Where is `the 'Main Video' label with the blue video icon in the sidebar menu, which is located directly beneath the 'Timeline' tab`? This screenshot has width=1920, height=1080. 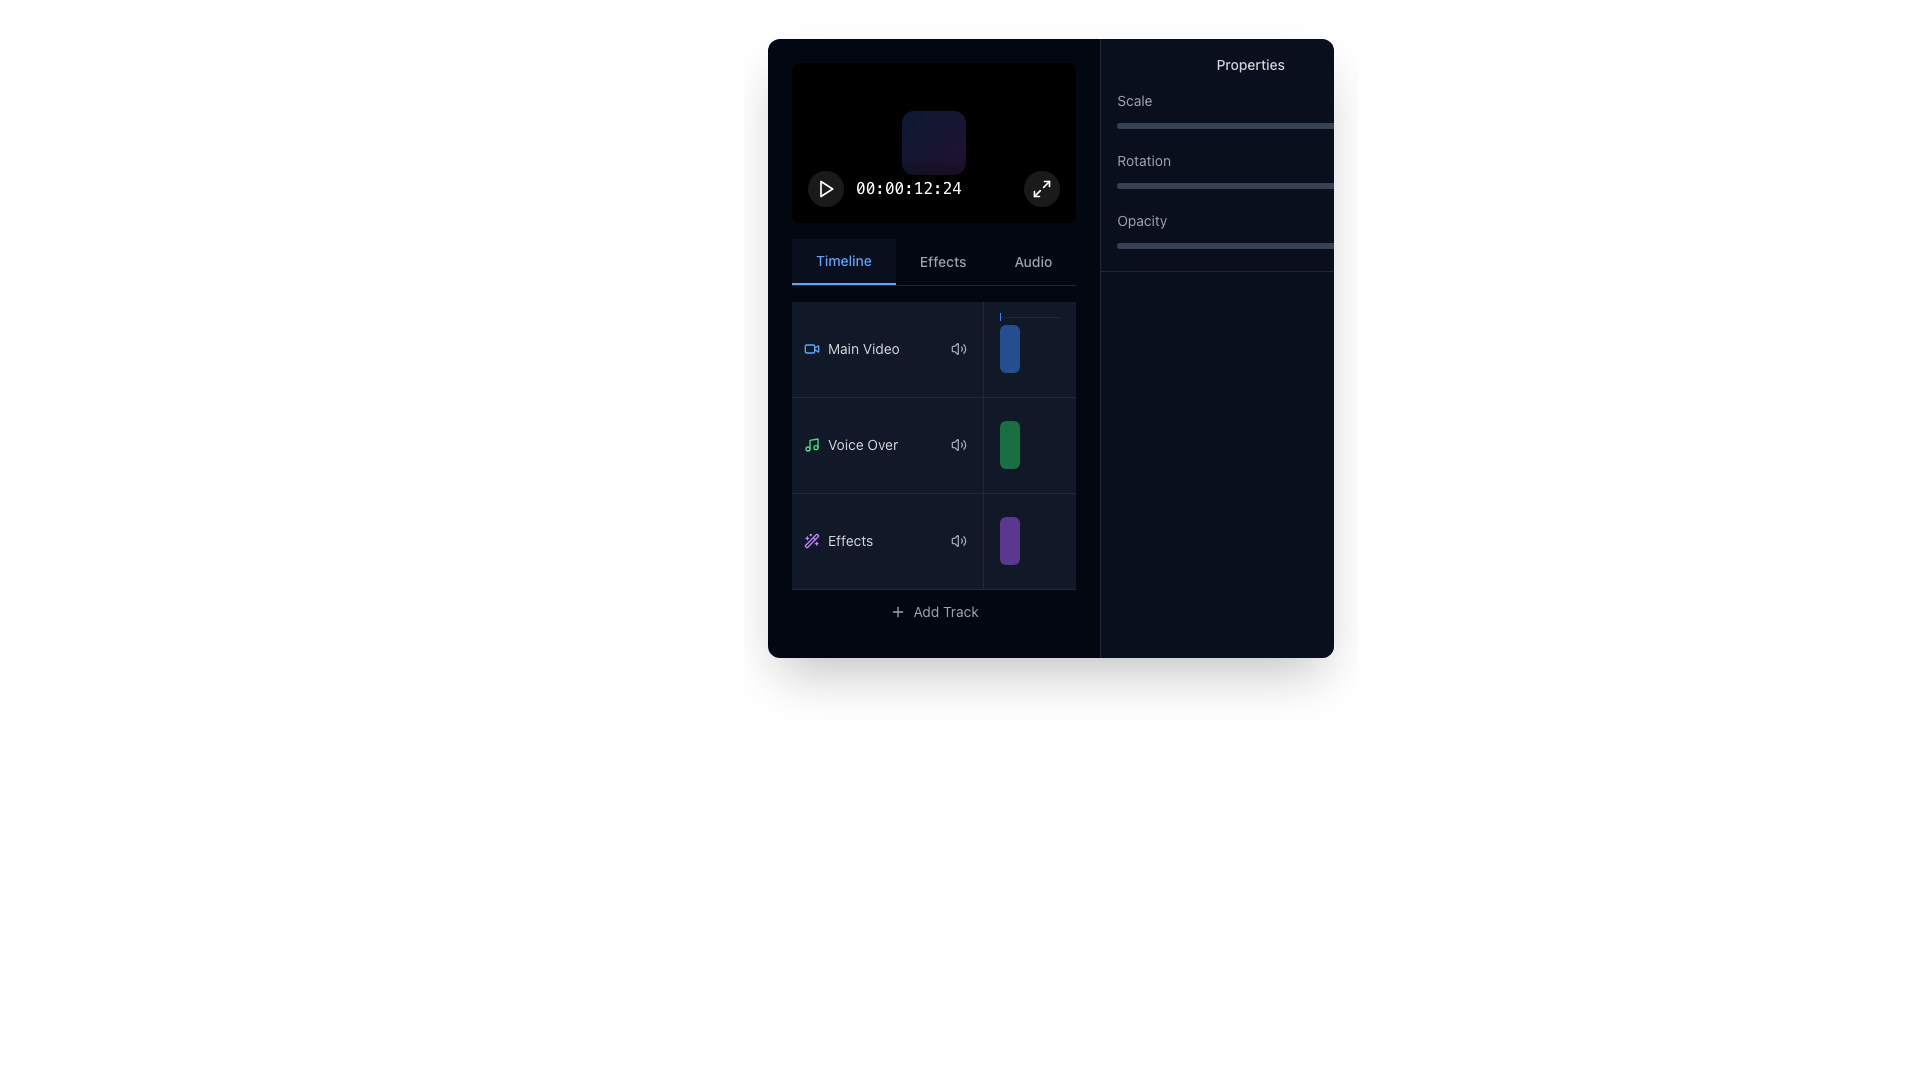
the 'Main Video' label with the blue video icon in the sidebar menu, which is located directly beneath the 'Timeline' tab is located at coordinates (851, 348).